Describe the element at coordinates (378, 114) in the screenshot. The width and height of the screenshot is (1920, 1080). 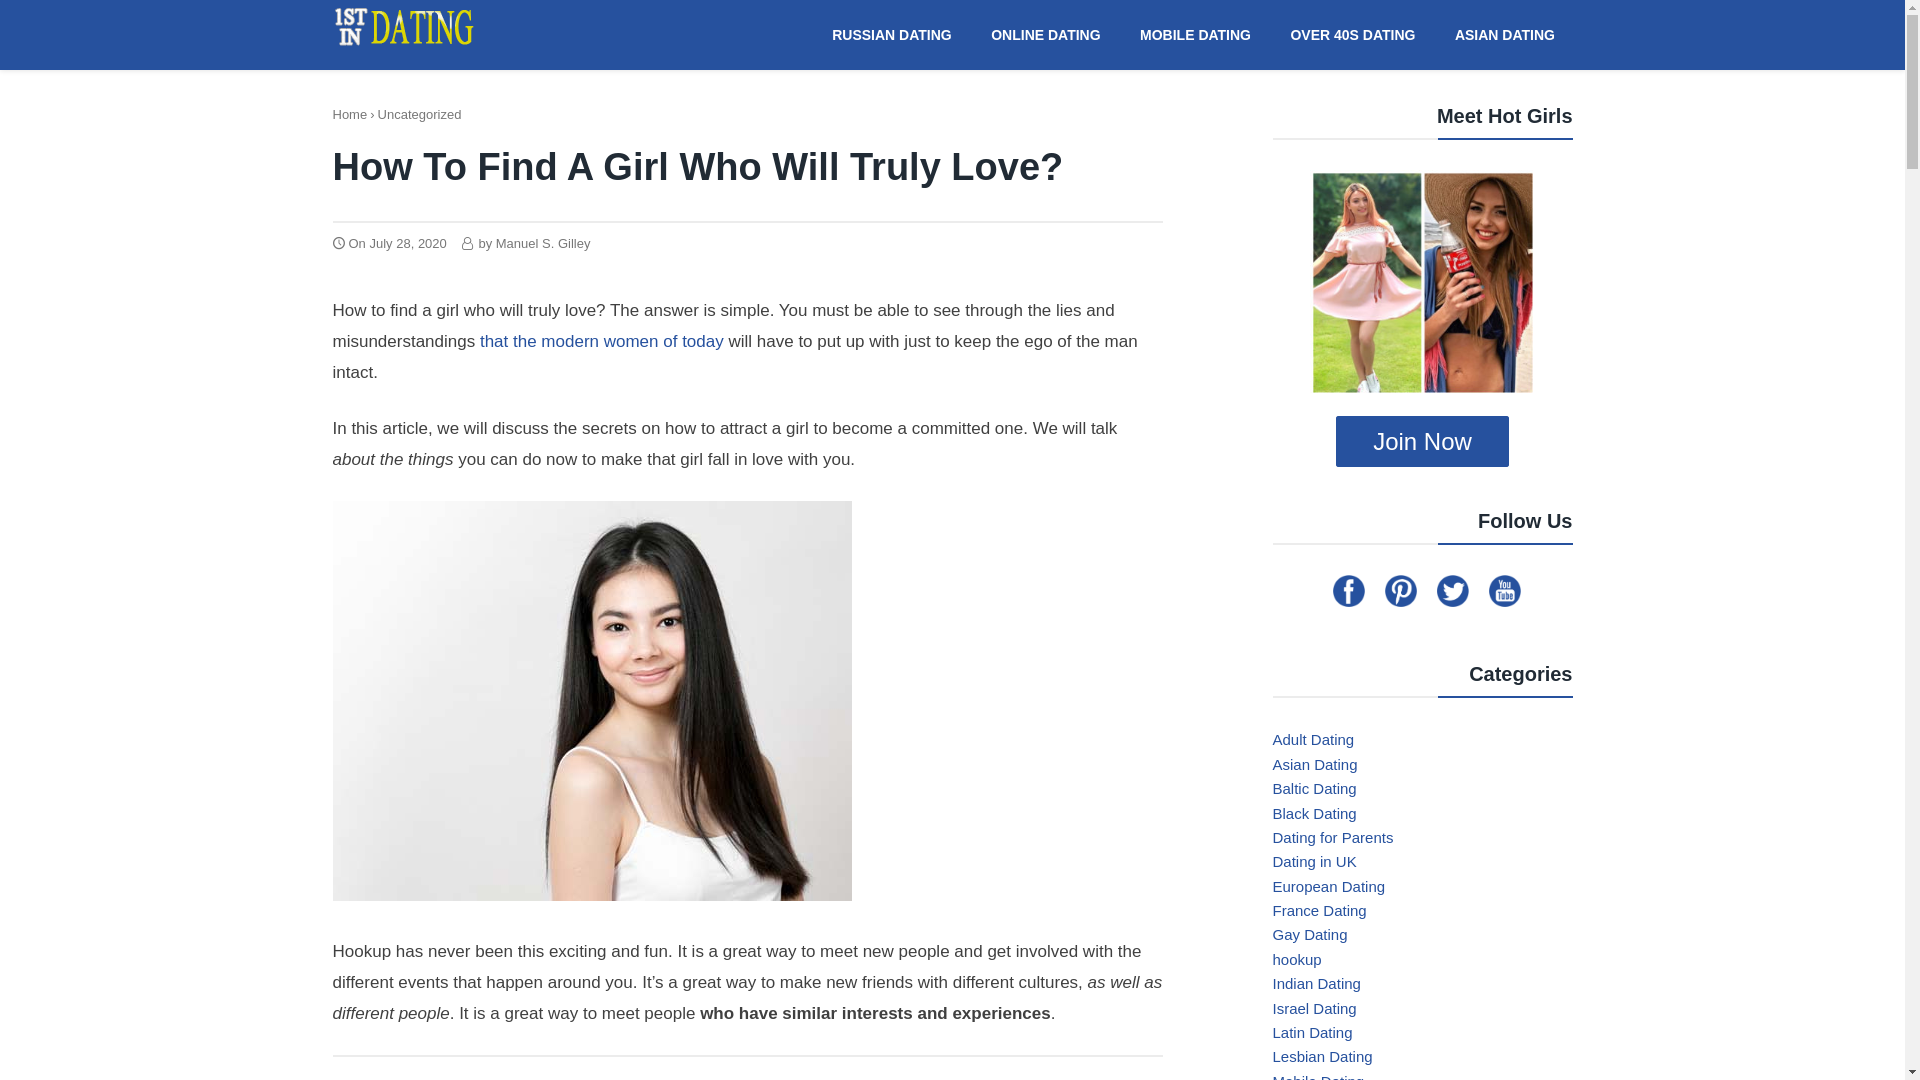
I see `'Uncategorized'` at that location.